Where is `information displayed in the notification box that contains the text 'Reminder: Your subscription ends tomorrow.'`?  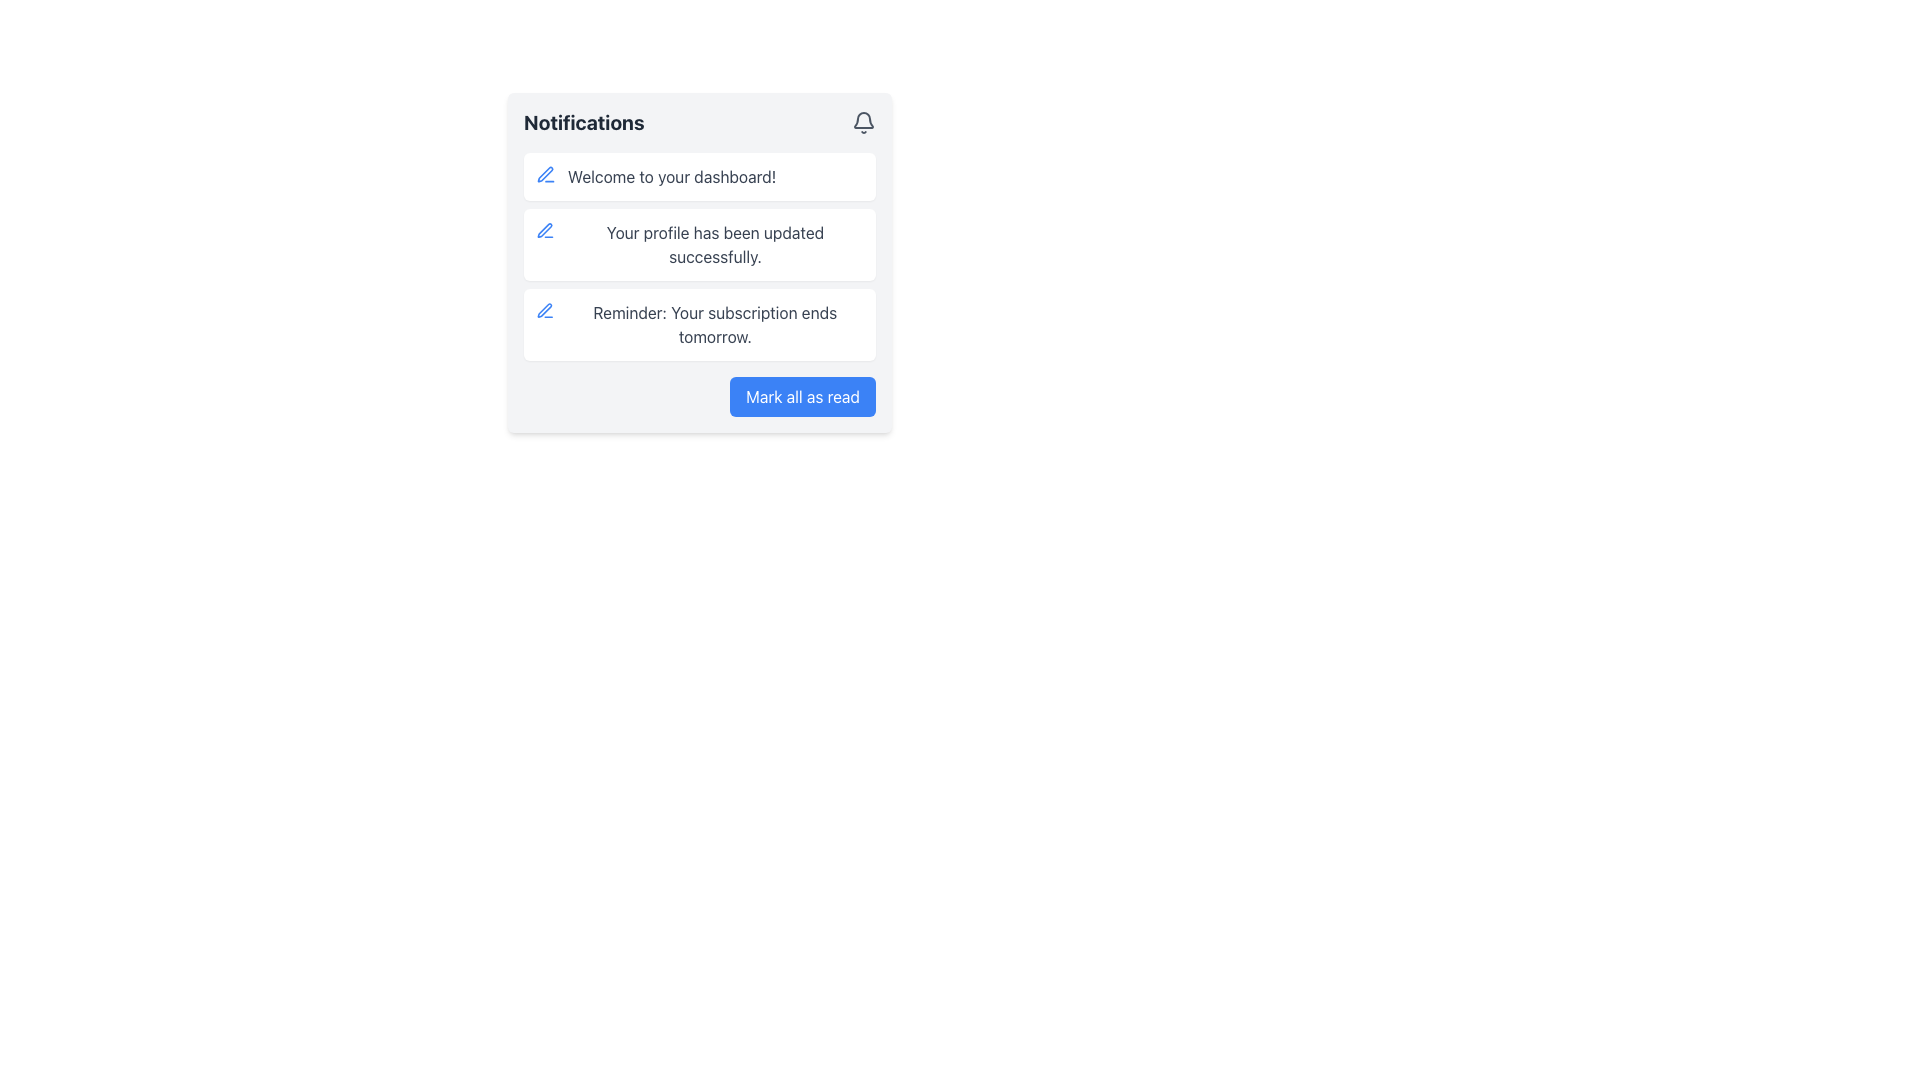 information displayed in the notification box that contains the text 'Reminder: Your subscription ends tomorrow.' is located at coordinates (700, 323).